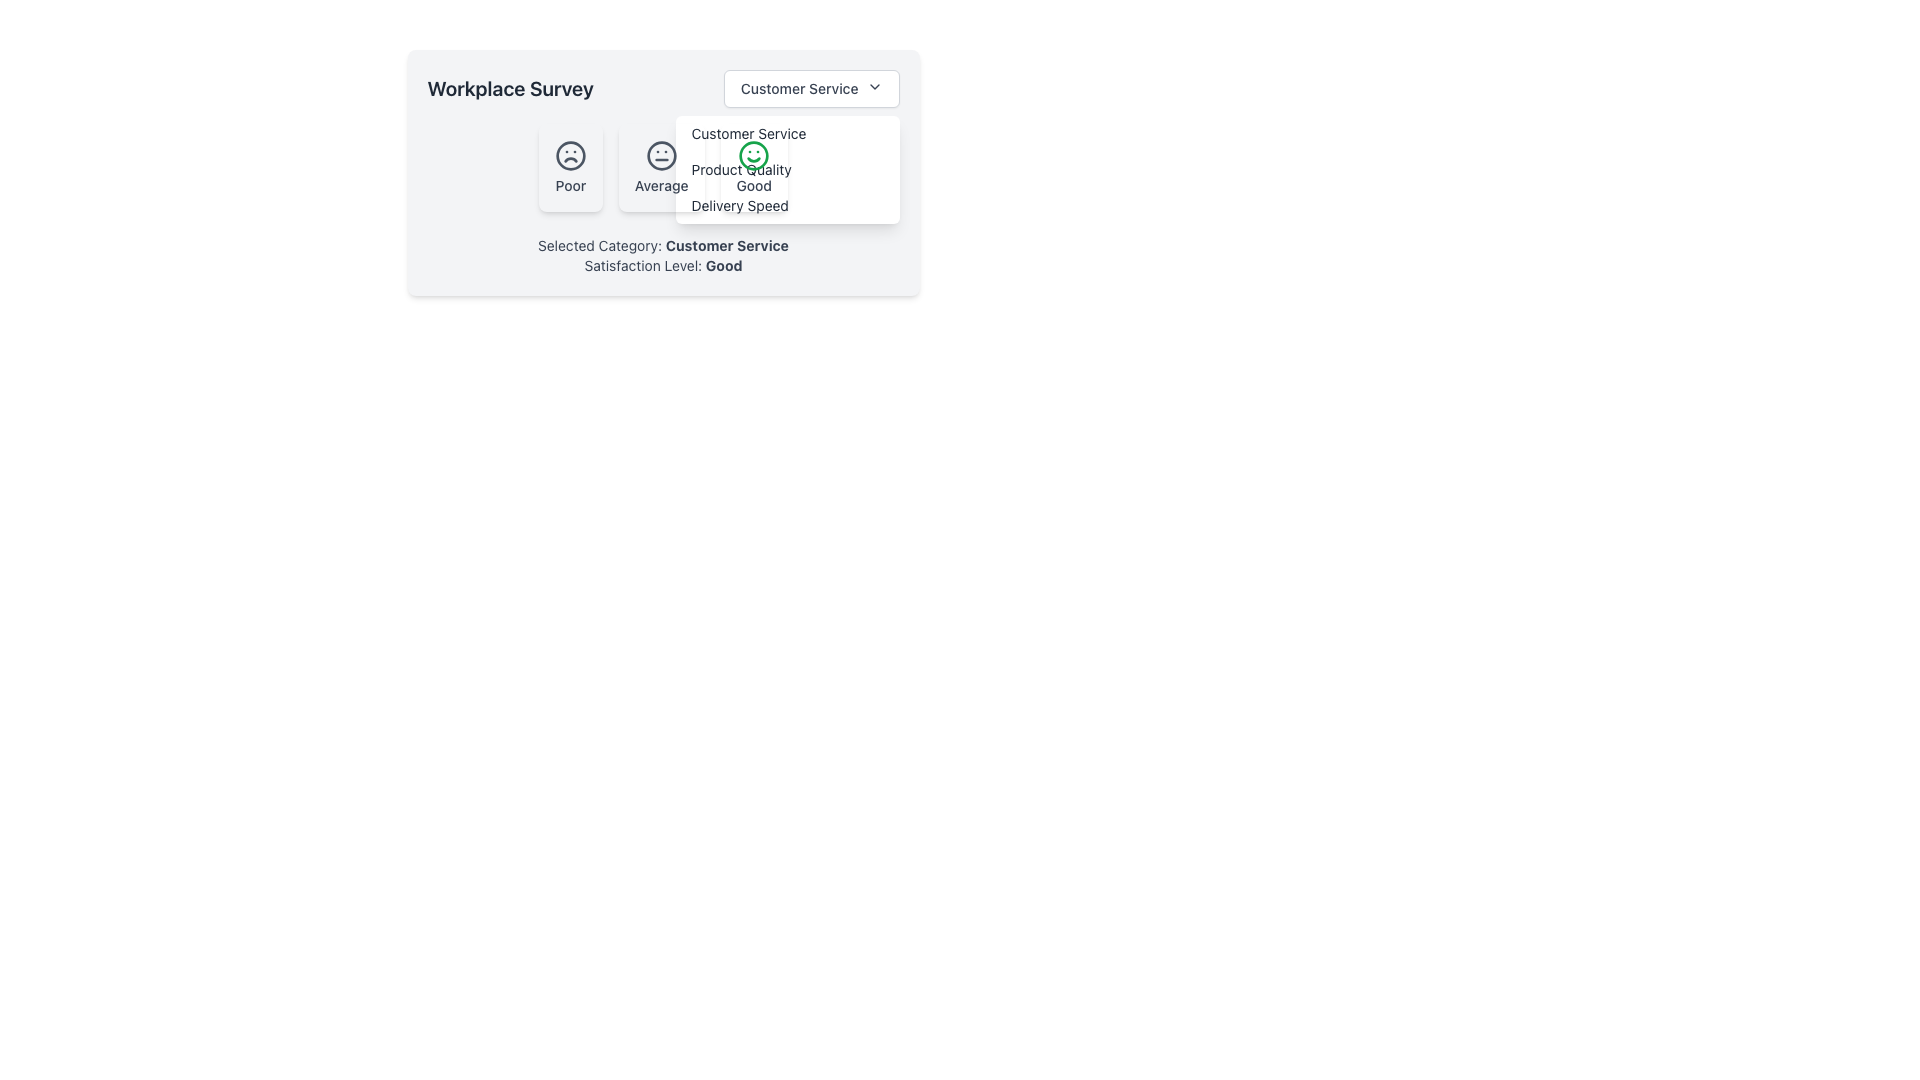 This screenshot has width=1920, height=1080. Describe the element at coordinates (726, 244) in the screenshot. I see `the Text label indicating 'Selected Category: Customer Service', which serves as a non-interactive information display for the selected category in the survey interface` at that location.